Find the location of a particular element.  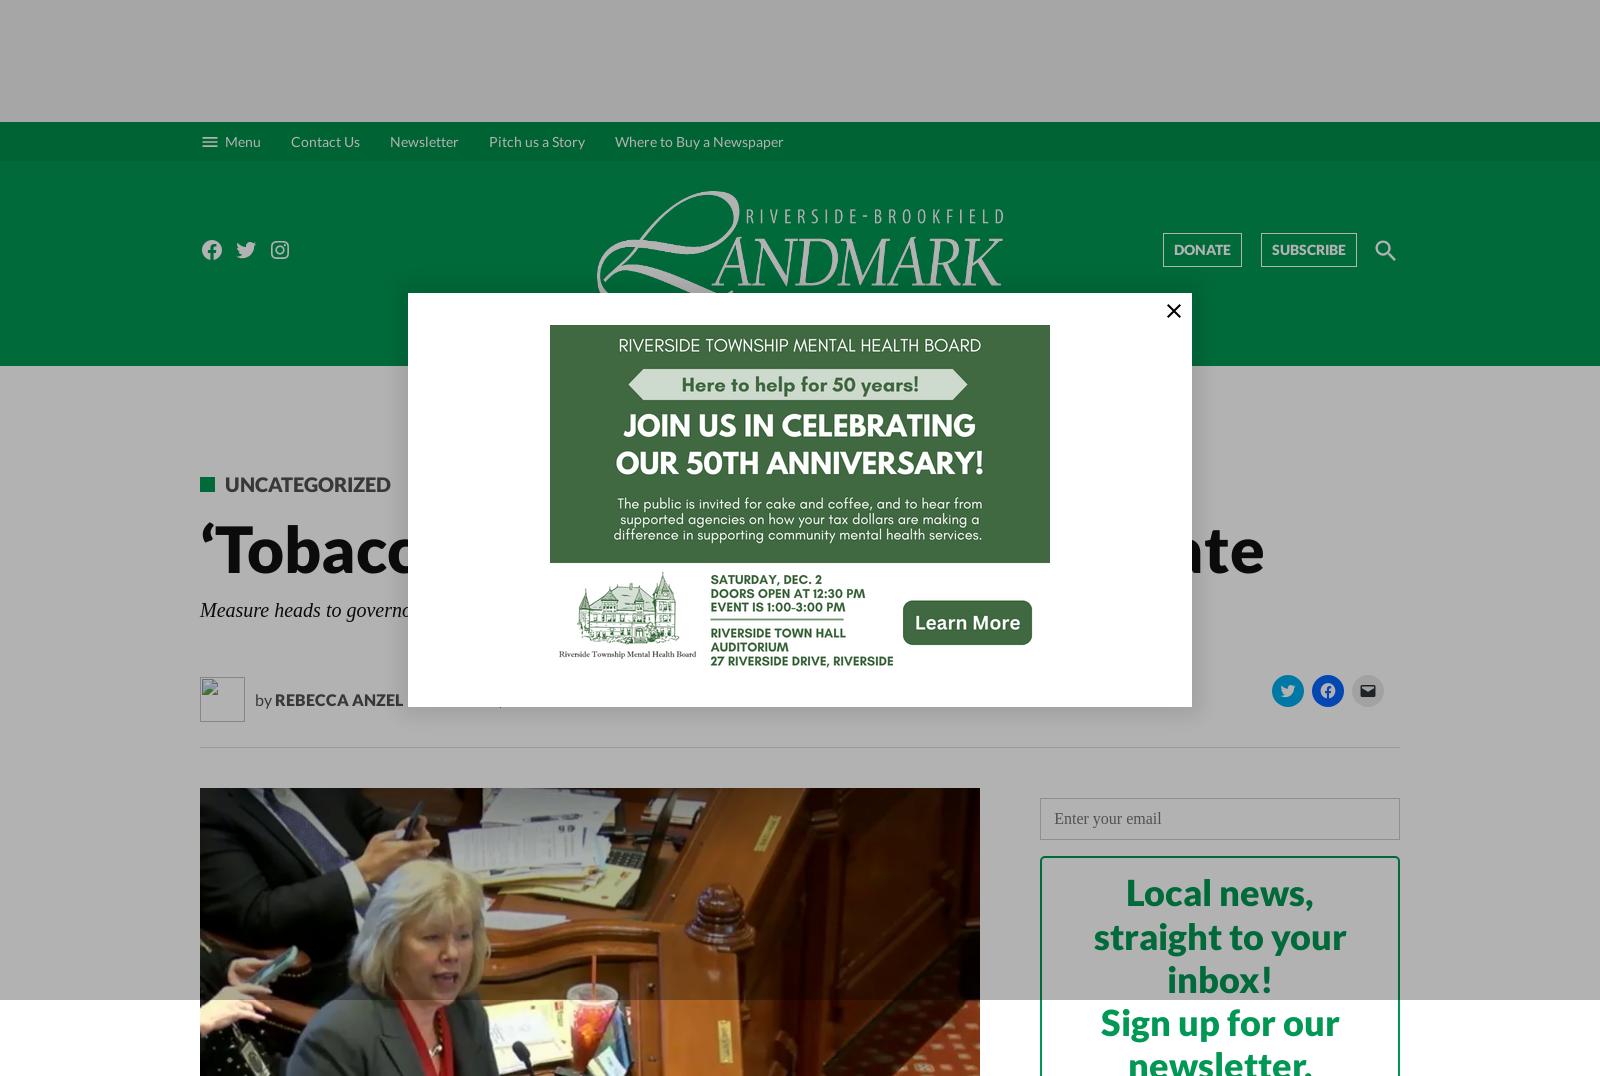

'Public Notices' is located at coordinates (1130, 346).